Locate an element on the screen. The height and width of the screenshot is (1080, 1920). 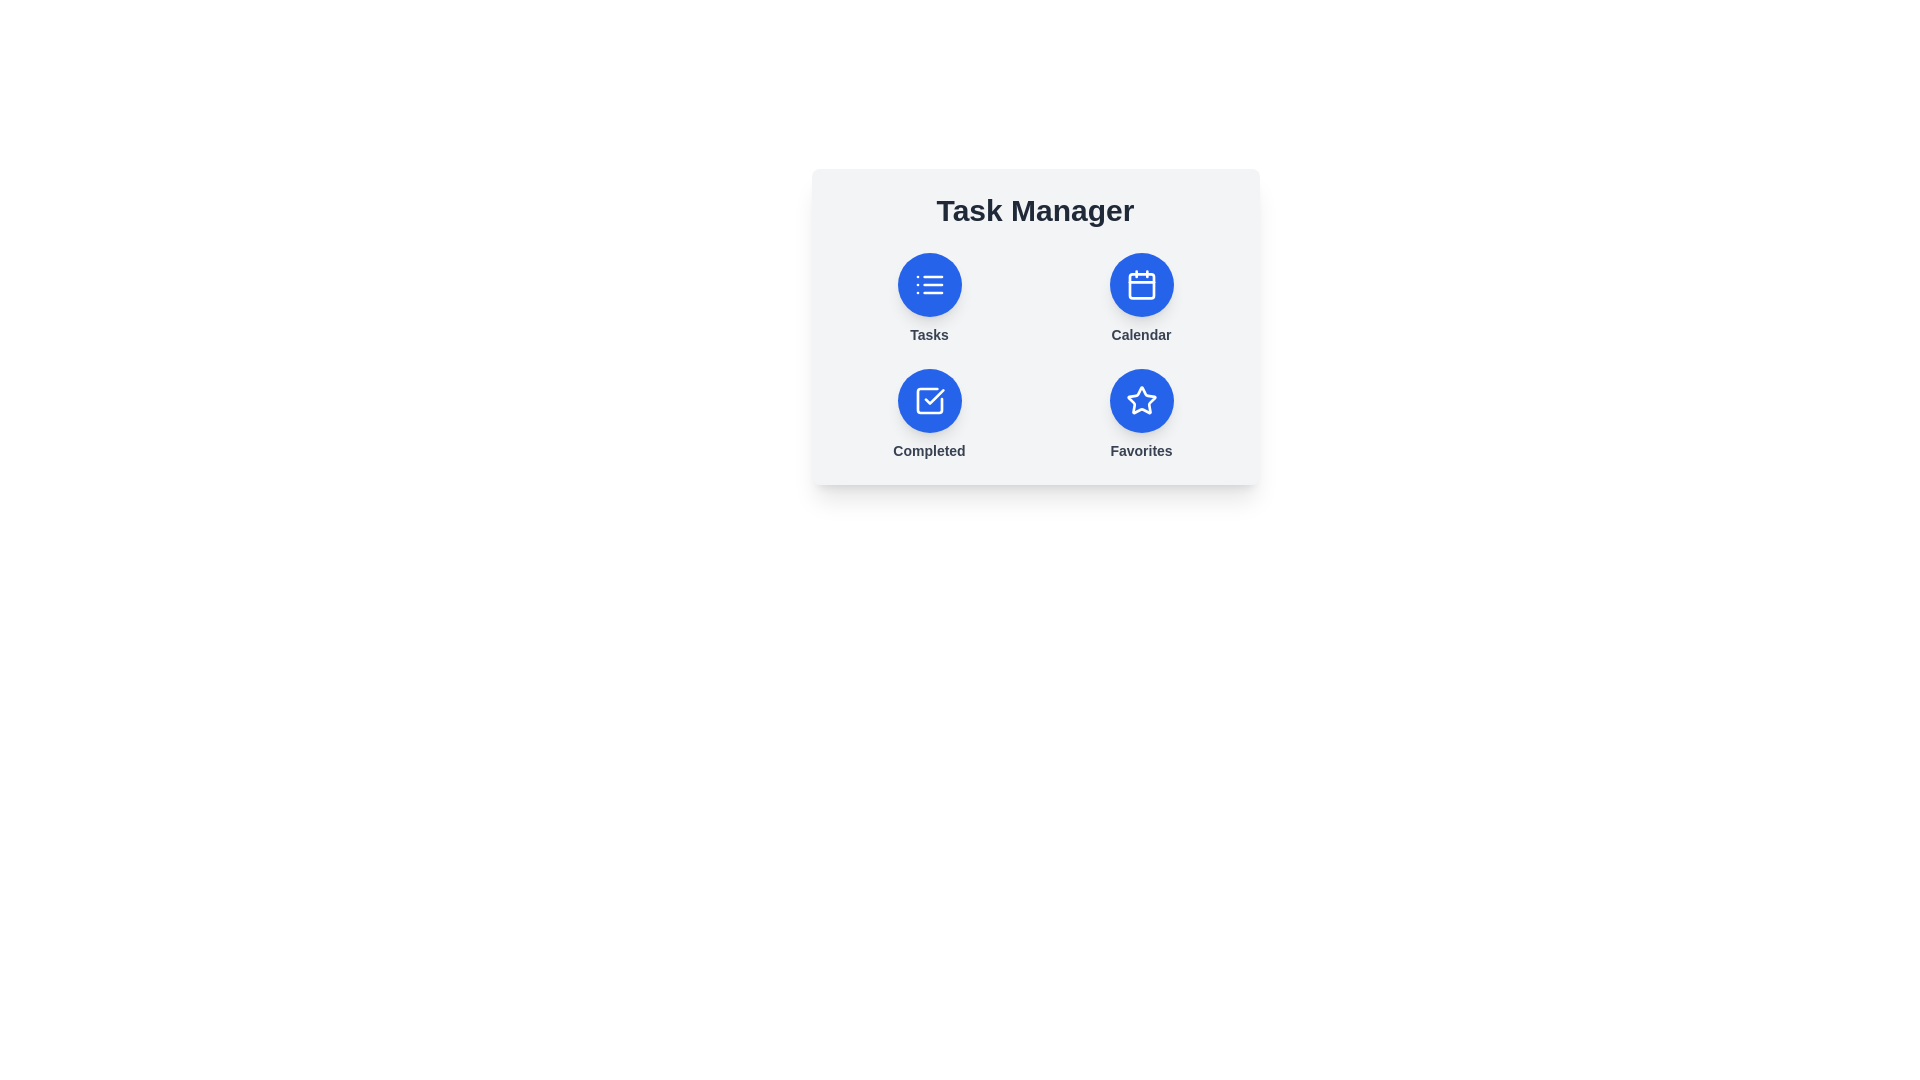
the circular blue button with a white star icon in the 'Favorites' group is located at coordinates (1141, 401).